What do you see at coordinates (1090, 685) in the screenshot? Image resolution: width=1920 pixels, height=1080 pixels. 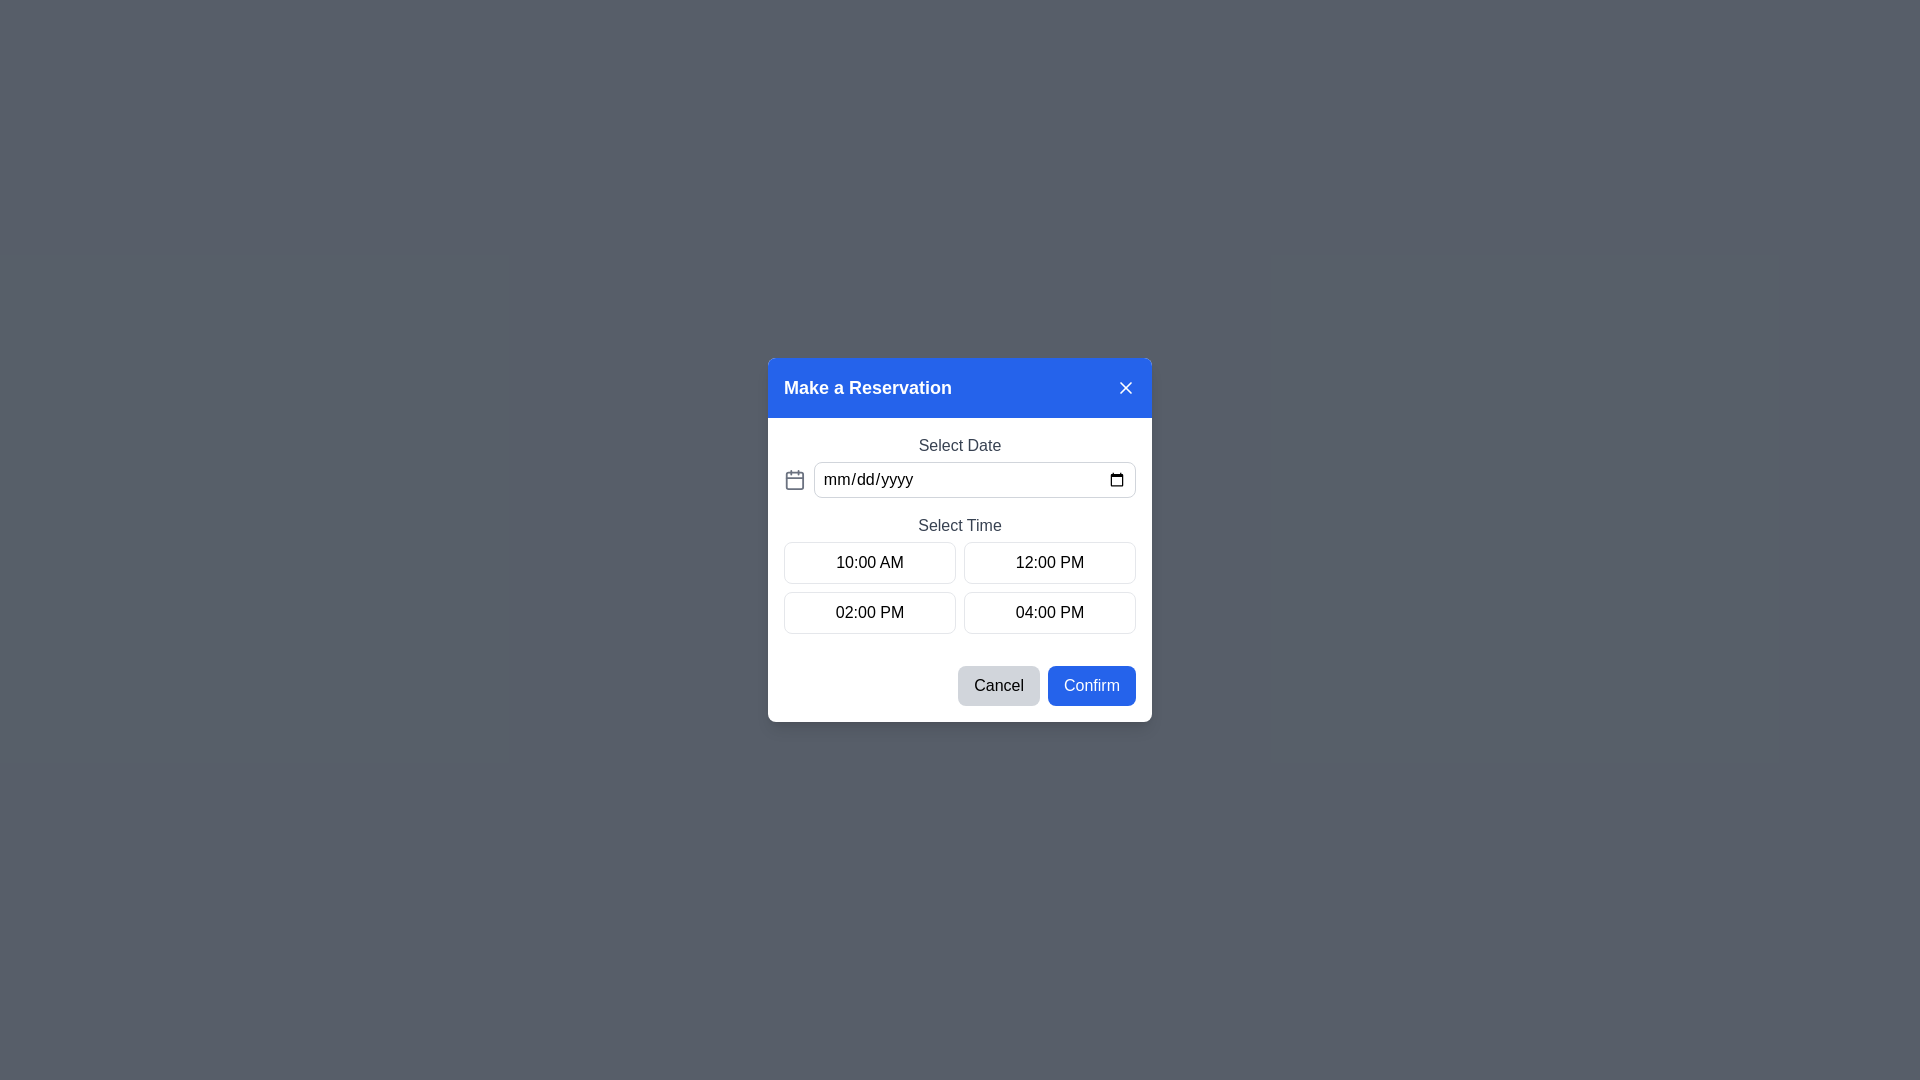 I see `the 'Confirm' button, which is a rectangular button with white text on a blue background, located at the bottom-right of the dialog box, below the date and time selection options` at bounding box center [1090, 685].